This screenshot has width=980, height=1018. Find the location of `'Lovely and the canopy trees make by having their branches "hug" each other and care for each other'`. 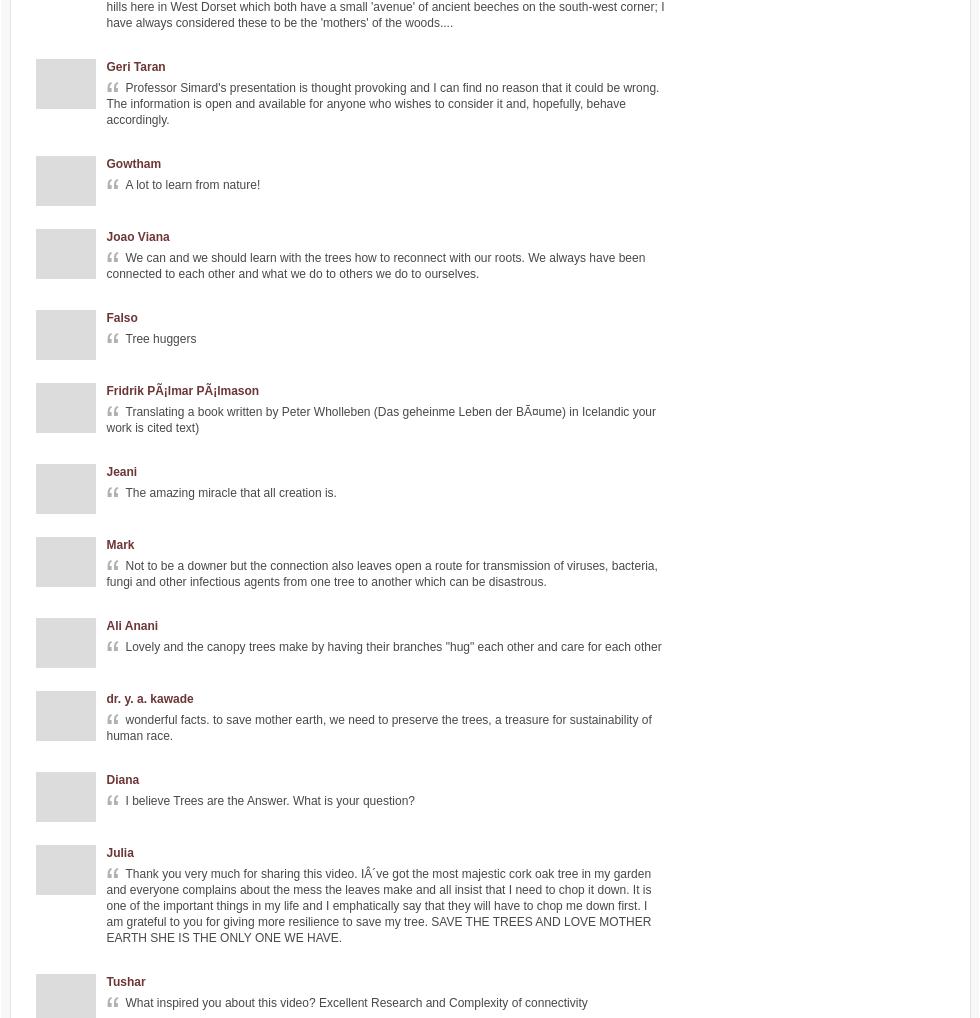

'Lovely and the canopy trees make by having their branches "hug" each other and care for each other' is located at coordinates (392, 646).